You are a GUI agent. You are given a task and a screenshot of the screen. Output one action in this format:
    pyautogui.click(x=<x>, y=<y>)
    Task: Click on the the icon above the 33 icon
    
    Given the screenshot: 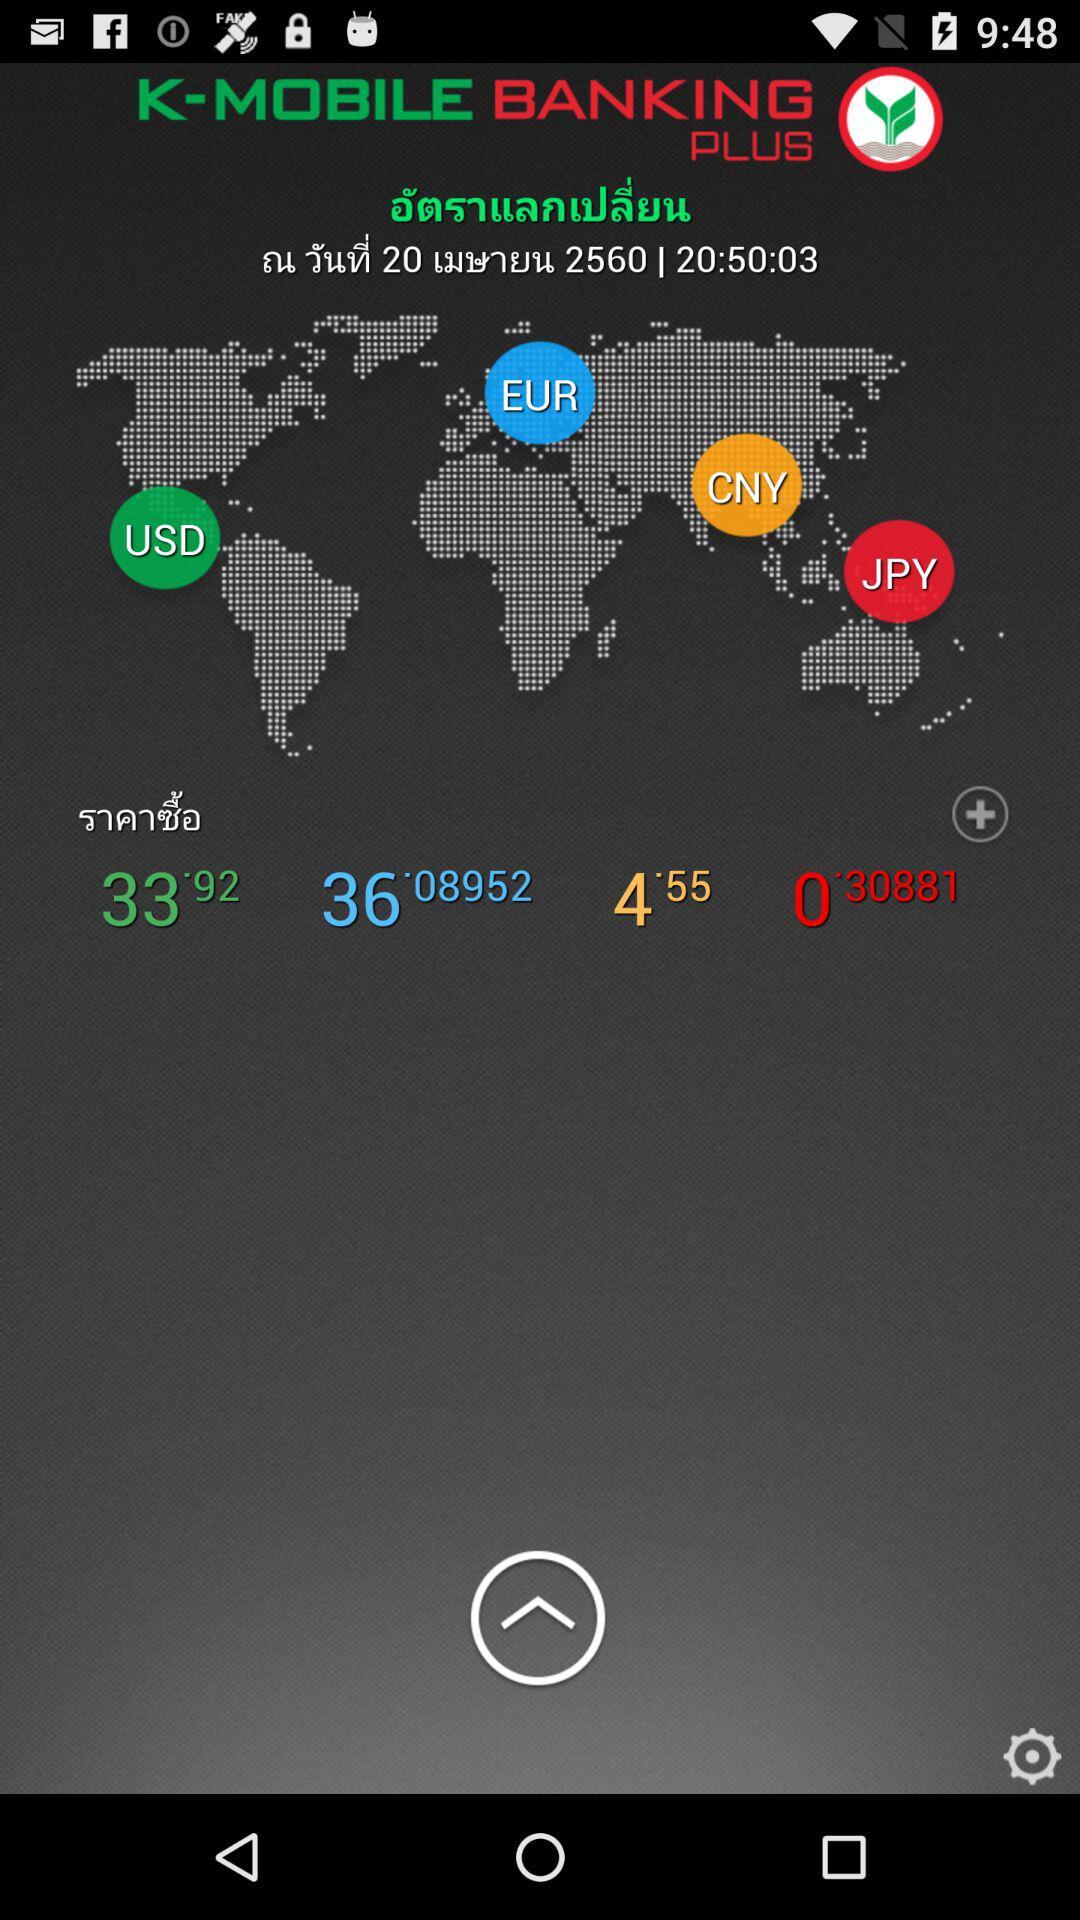 What is the action you would take?
    pyautogui.click(x=128, y=816)
    